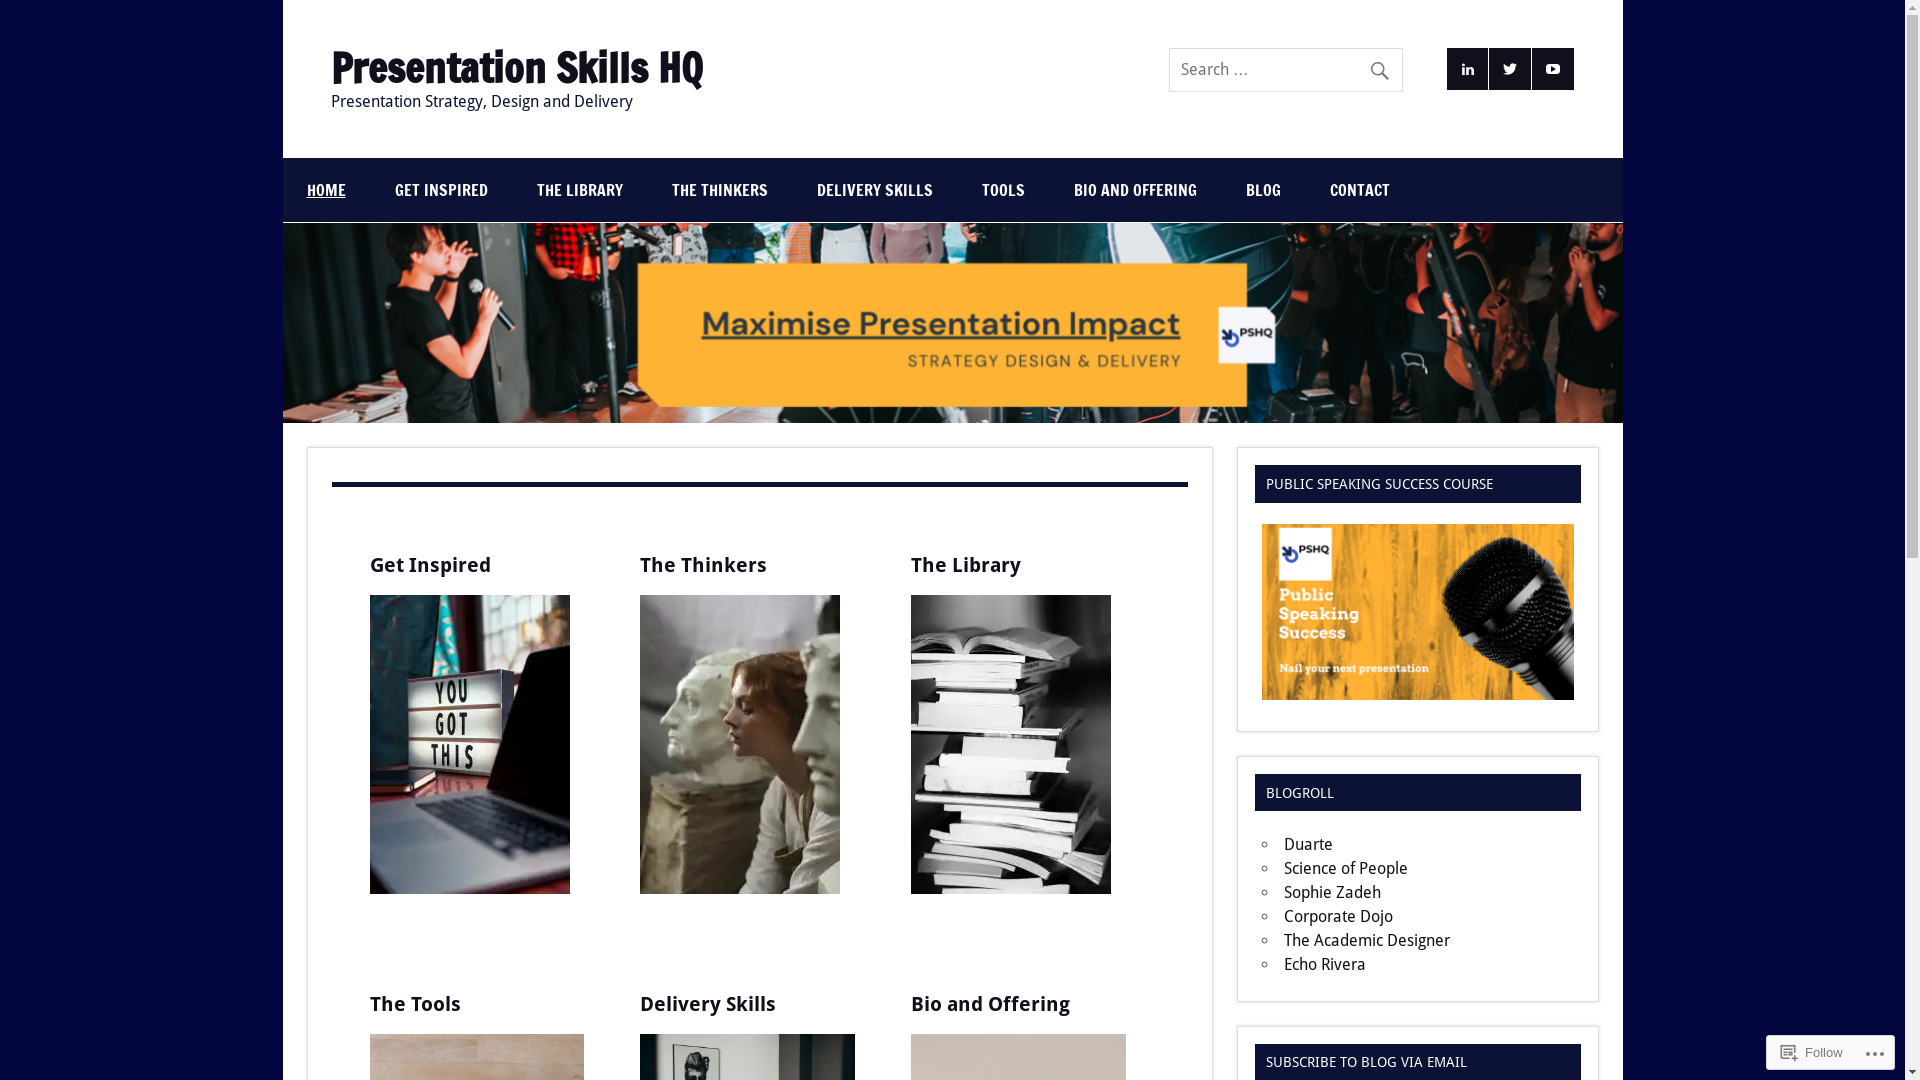  Describe the element at coordinates (439, 189) in the screenshot. I see `'GET INSPIRED'` at that location.